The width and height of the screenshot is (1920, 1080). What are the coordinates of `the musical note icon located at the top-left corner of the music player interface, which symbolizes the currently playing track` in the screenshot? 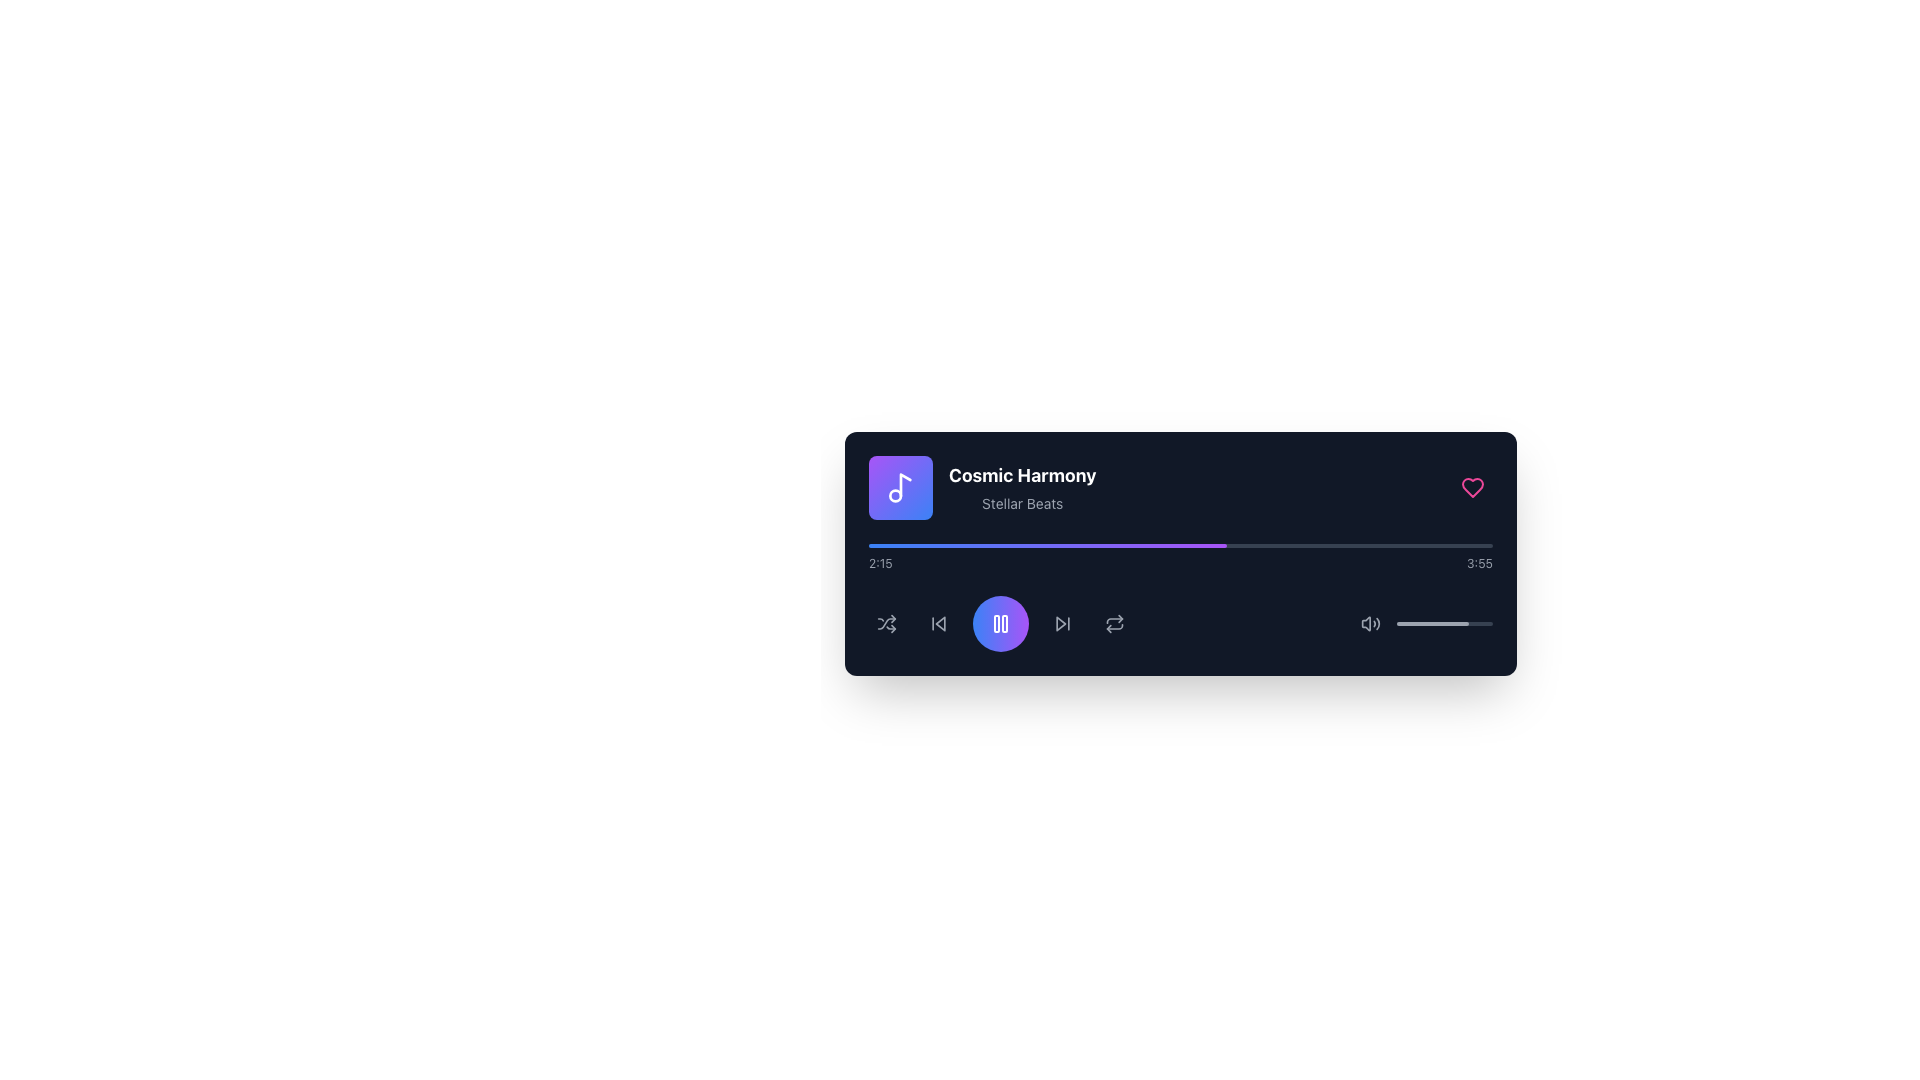 It's located at (900, 488).